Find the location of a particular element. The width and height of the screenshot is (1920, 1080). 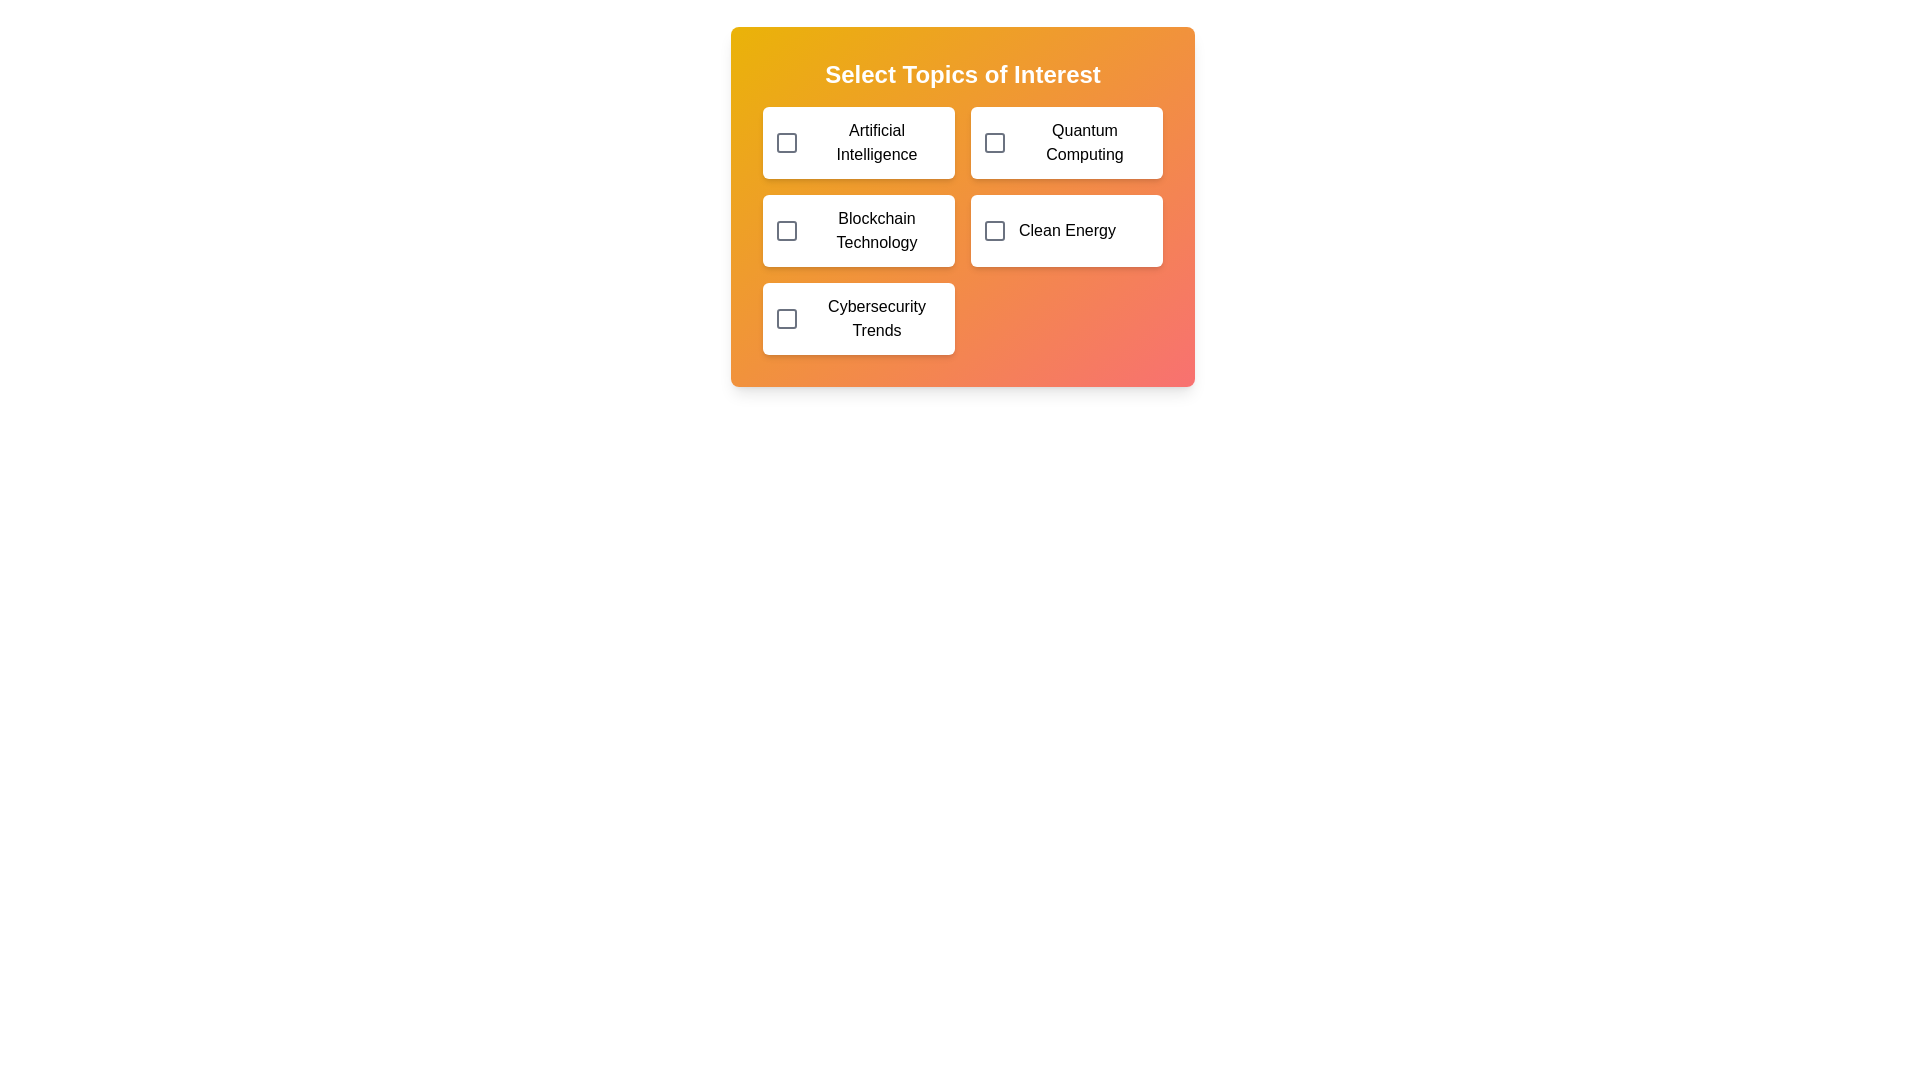

the checkbox corresponding to the topic Cybersecurity Trends to select or deselect it is located at coordinates (786, 318).